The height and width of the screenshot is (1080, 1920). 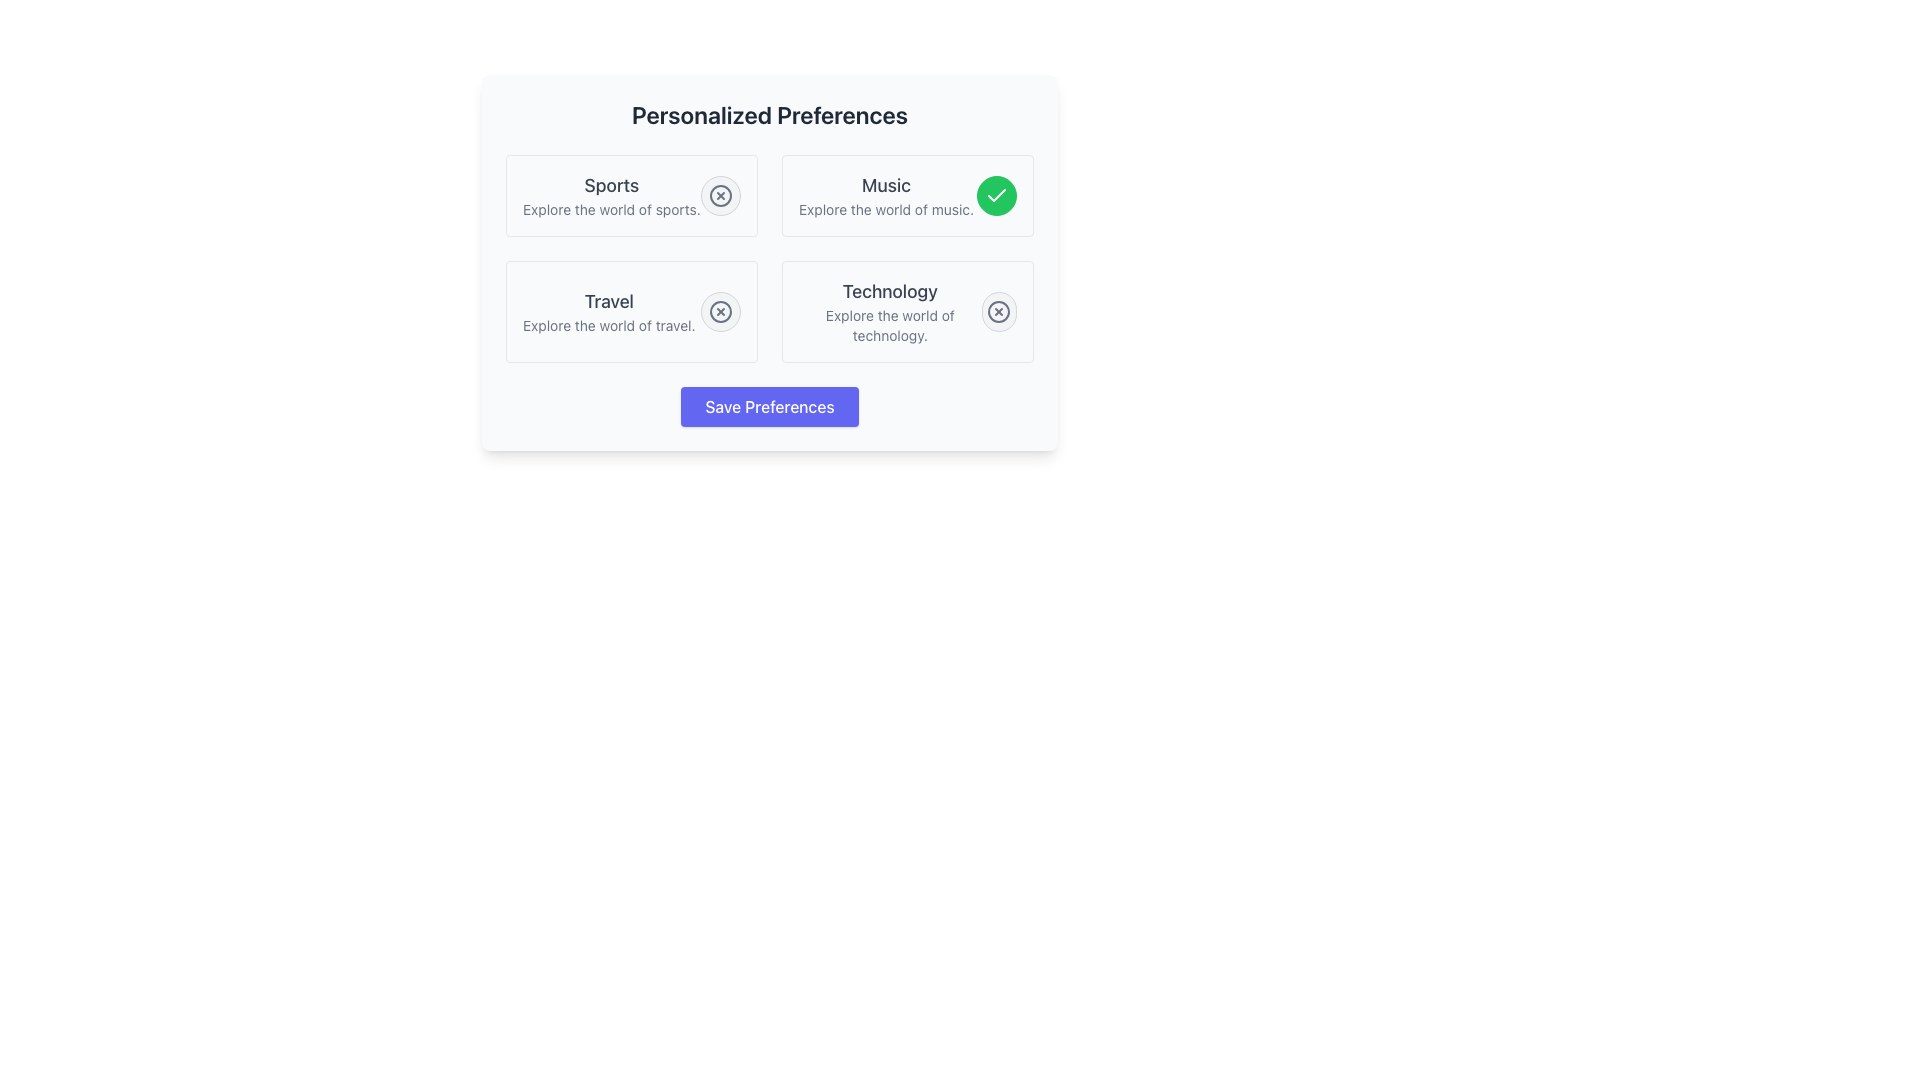 I want to click on the circle element within the SVG that is part of the 'Technology' segment for deselecting or removing an option, so click(x=999, y=312).